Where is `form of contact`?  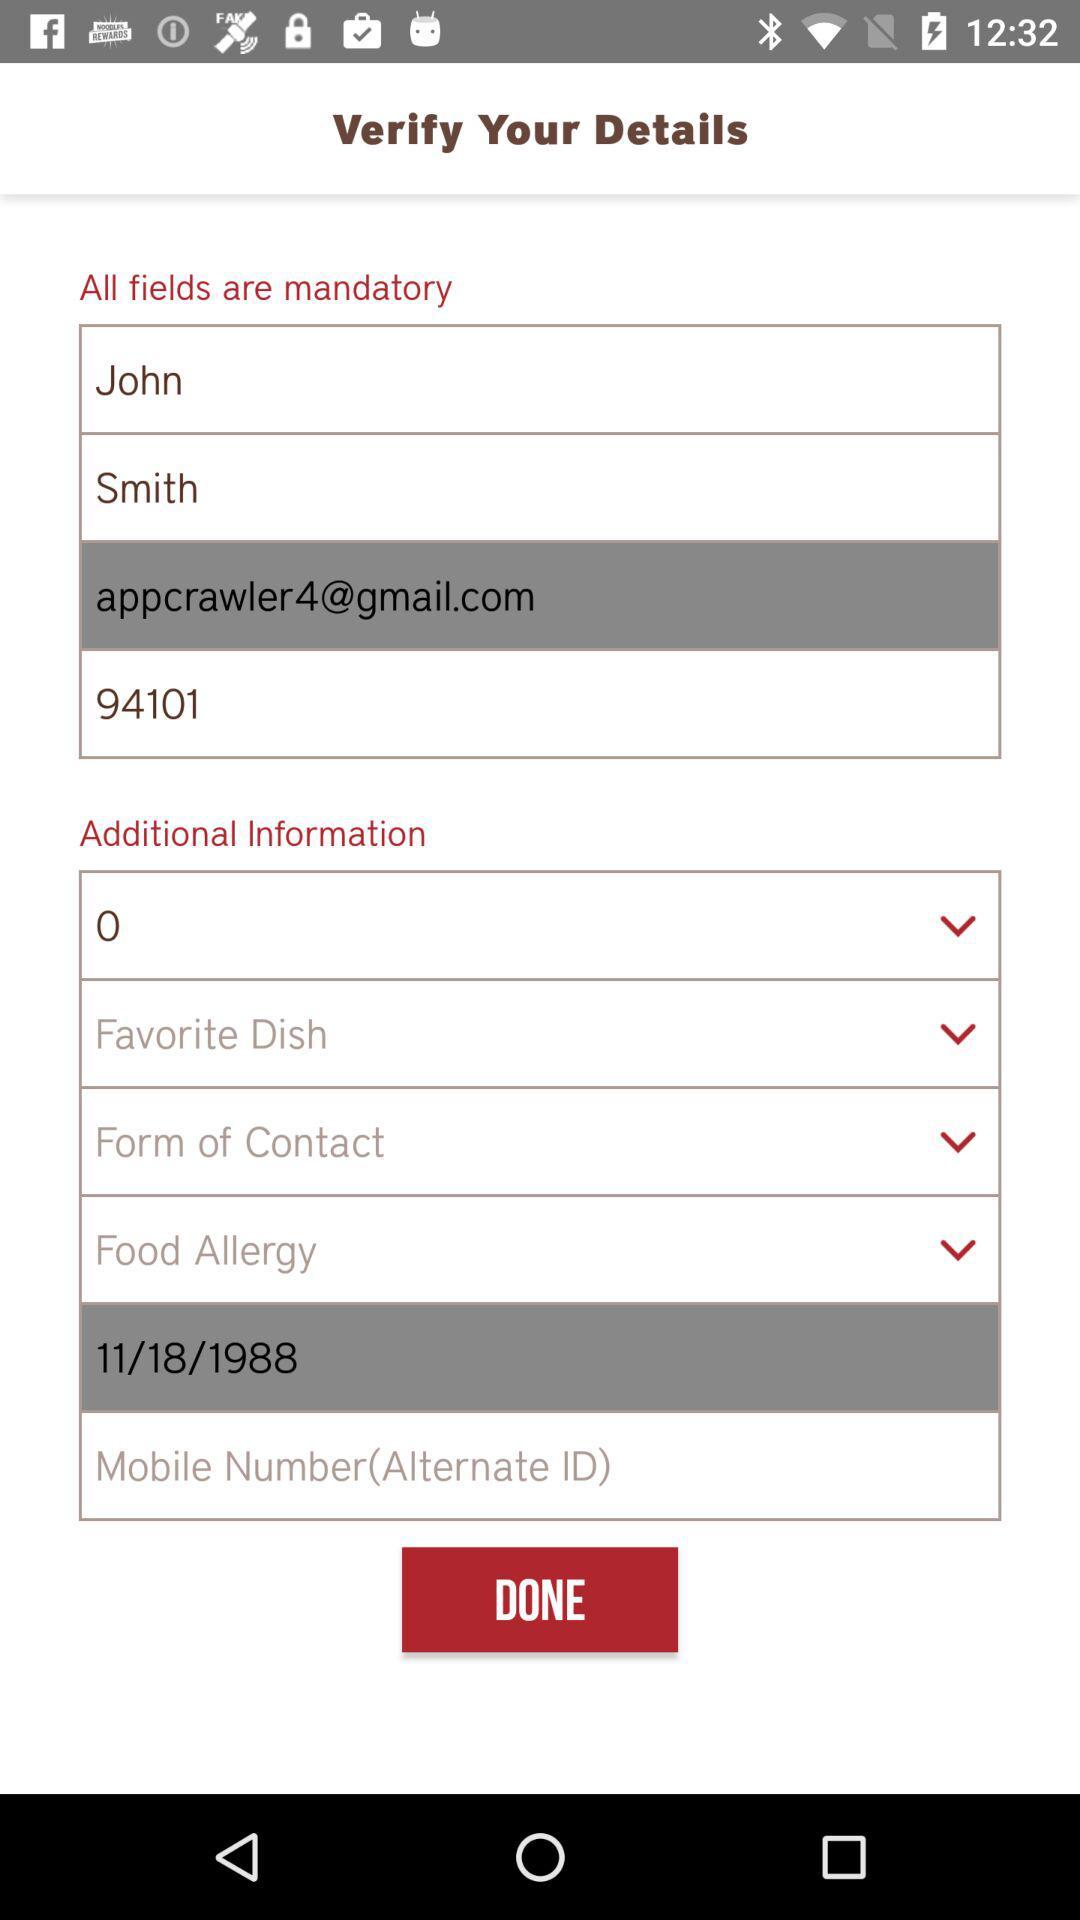
form of contact is located at coordinates (540, 1141).